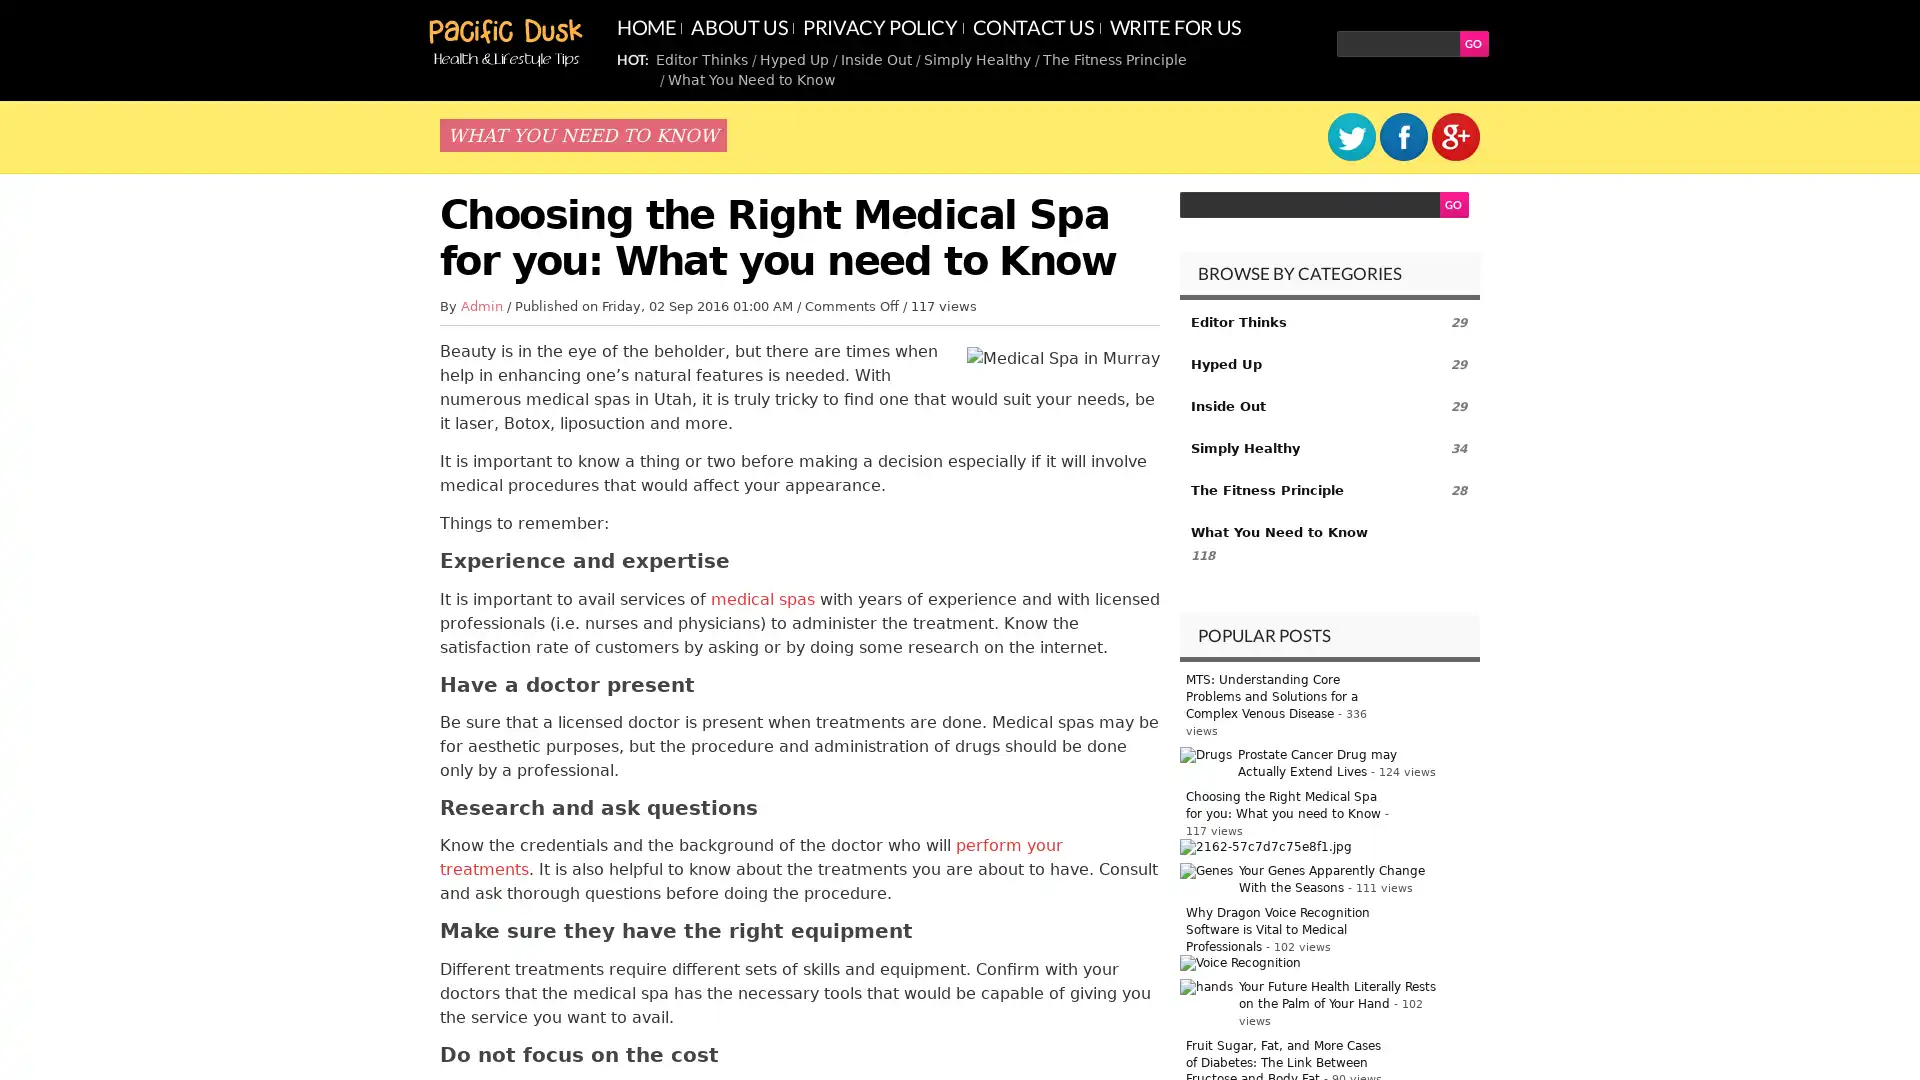 The height and width of the screenshot is (1080, 1920). What do you see at coordinates (1454, 204) in the screenshot?
I see `GO` at bounding box center [1454, 204].